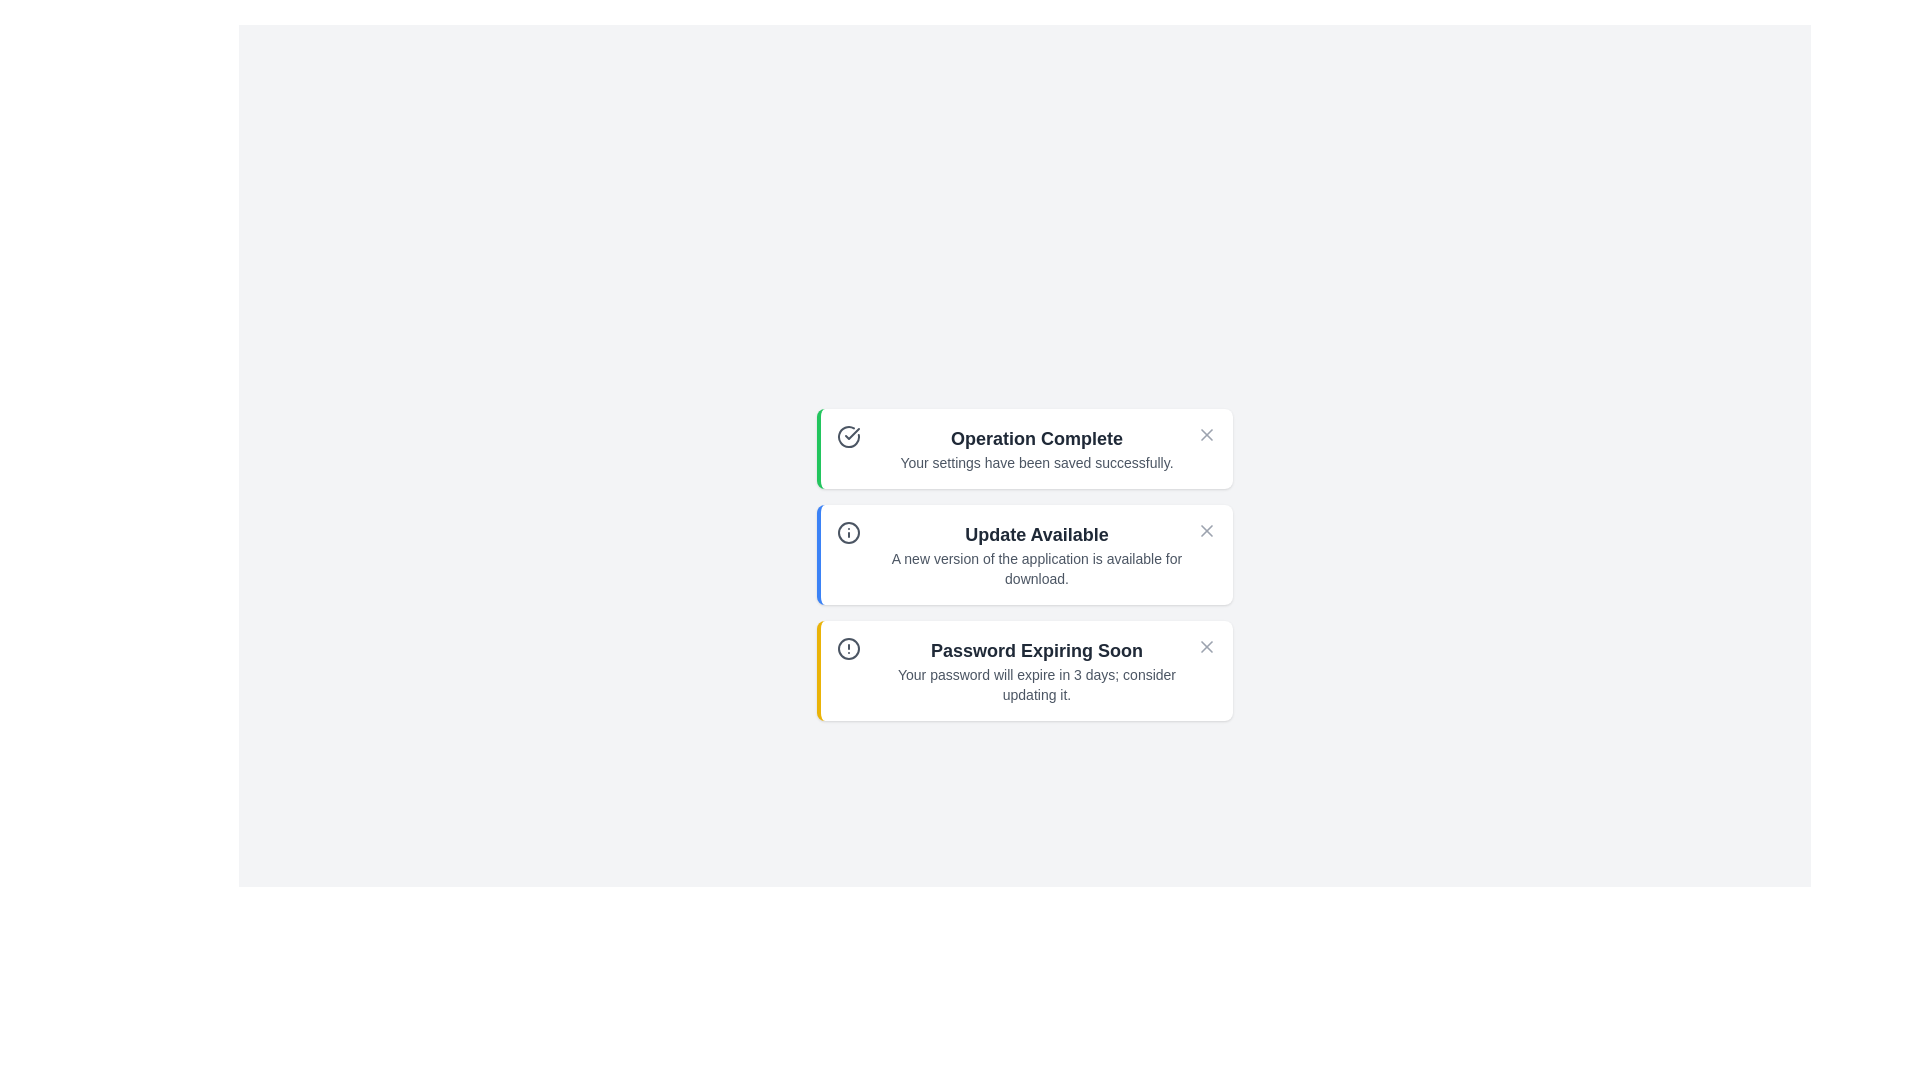 The width and height of the screenshot is (1920, 1080). I want to click on the circular icon component located within the 'Password Expiring Soon' notification box, positioned to the left of the notification text, so click(849, 648).